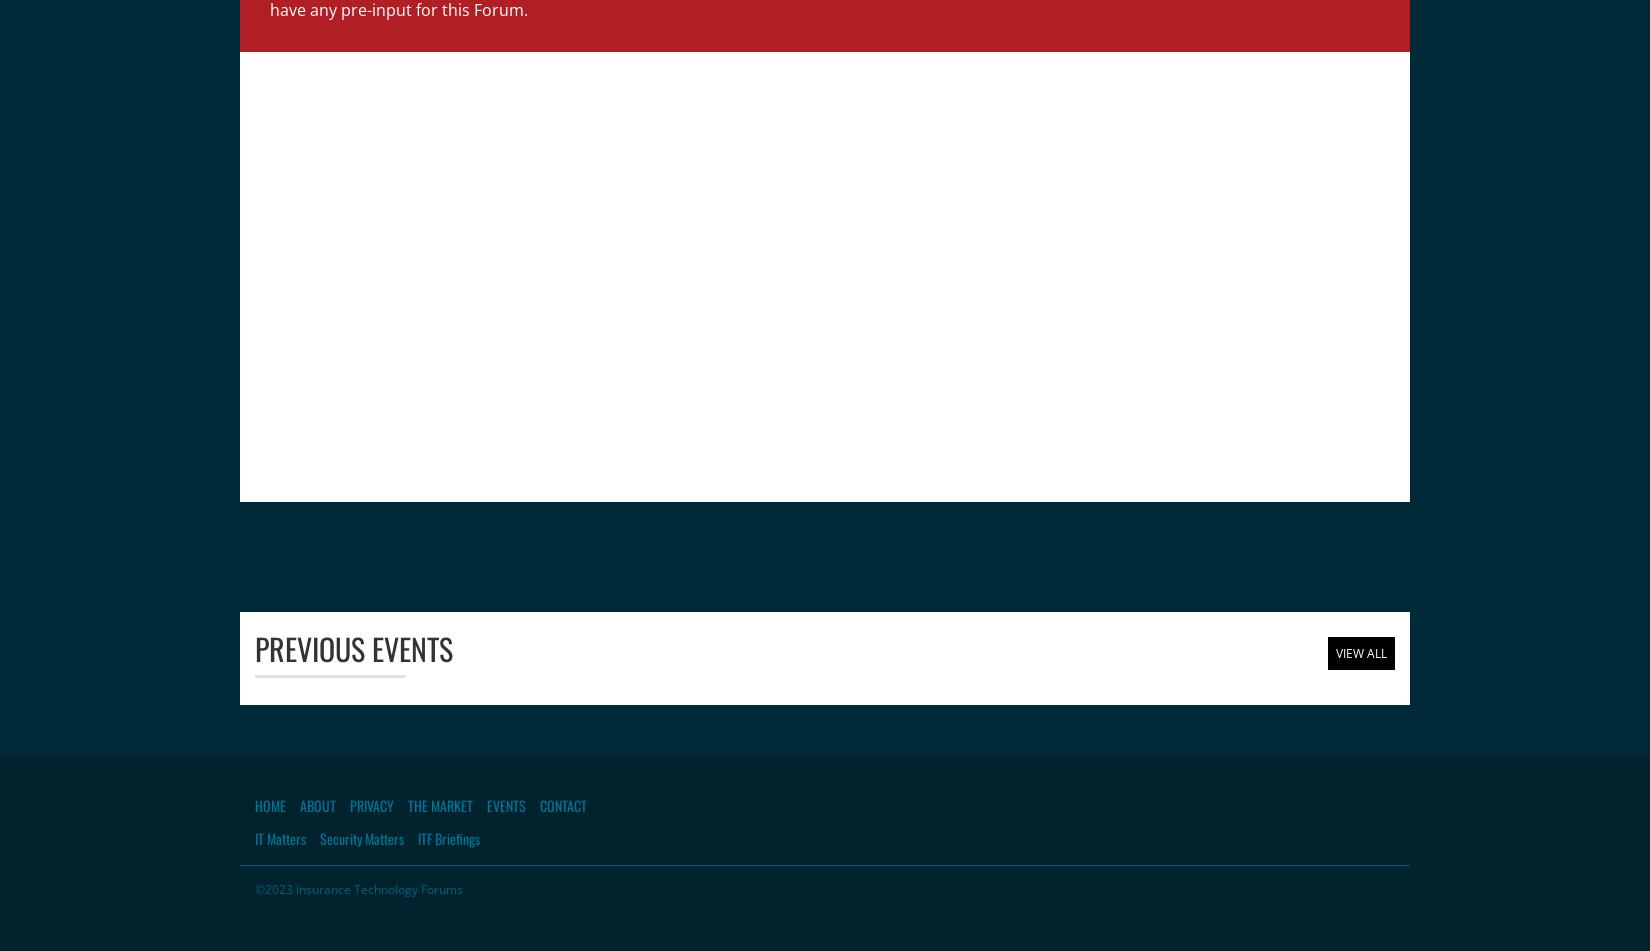  I want to click on 'IT Matters', so click(280, 836).